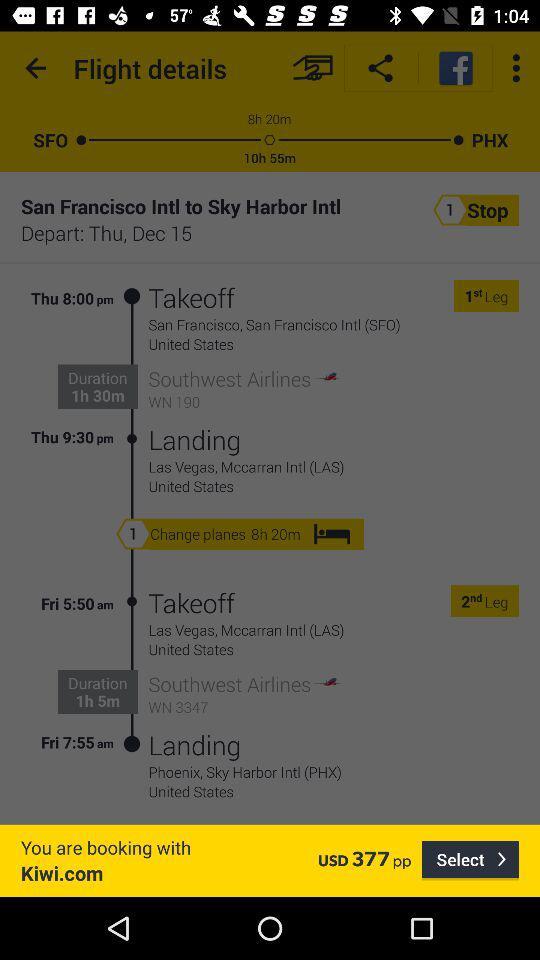 The image size is (540, 960). I want to click on item next to takeoff icon, so click(132, 367).